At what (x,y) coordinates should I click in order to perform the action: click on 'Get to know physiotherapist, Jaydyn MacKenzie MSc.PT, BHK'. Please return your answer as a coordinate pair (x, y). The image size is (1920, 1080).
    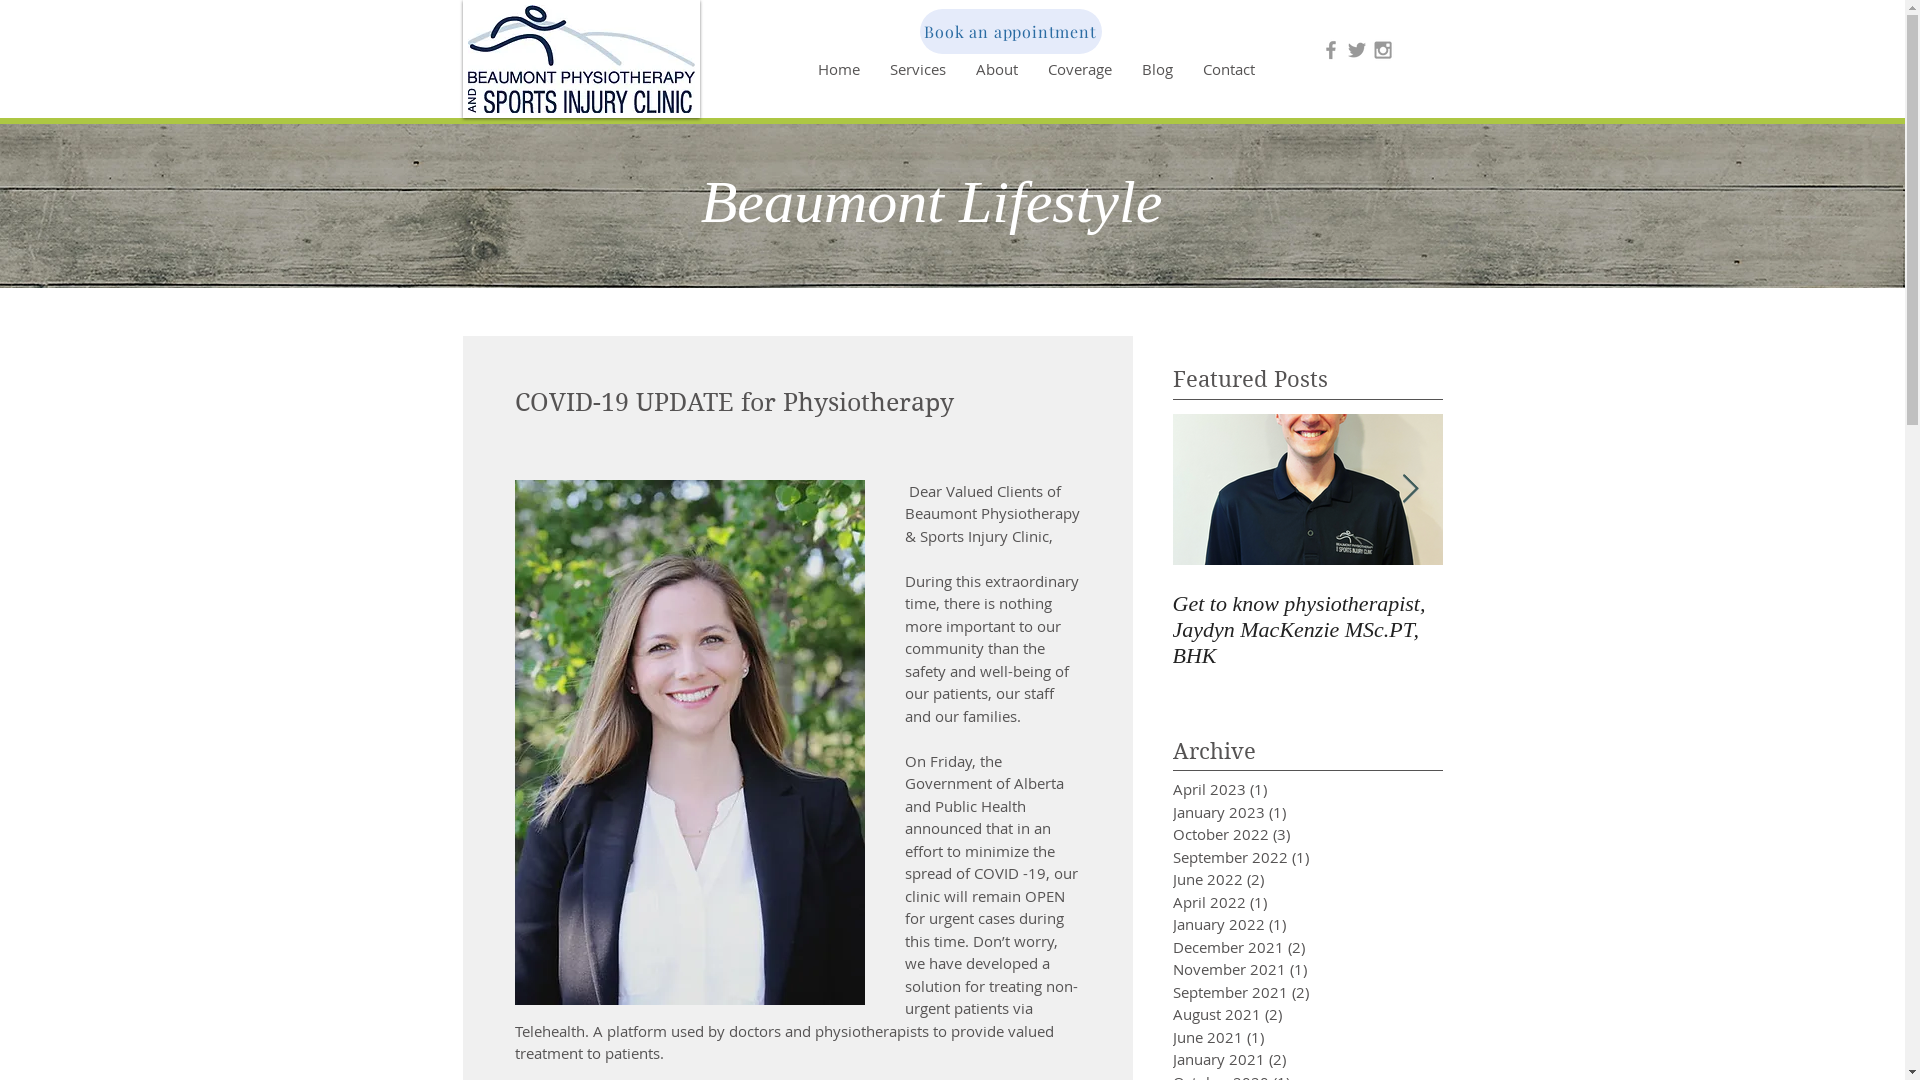
    Looking at the image, I should click on (1306, 628).